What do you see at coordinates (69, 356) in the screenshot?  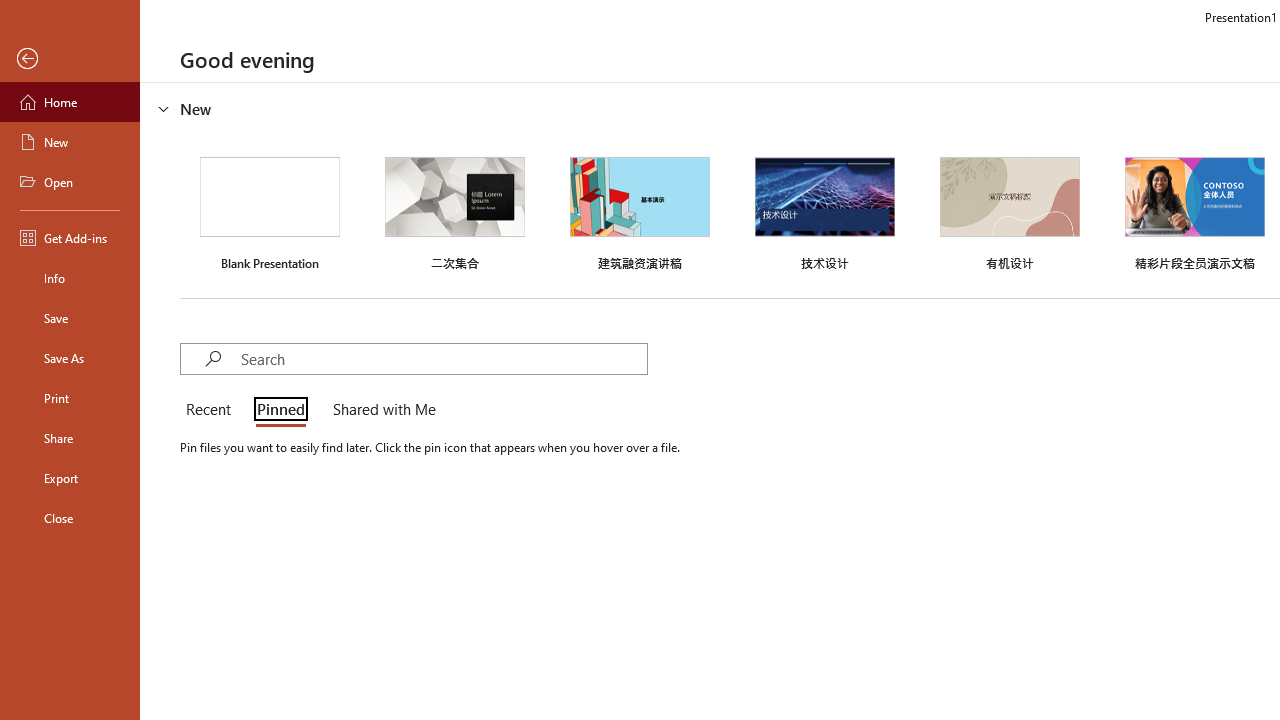 I see `'Save As'` at bounding box center [69, 356].